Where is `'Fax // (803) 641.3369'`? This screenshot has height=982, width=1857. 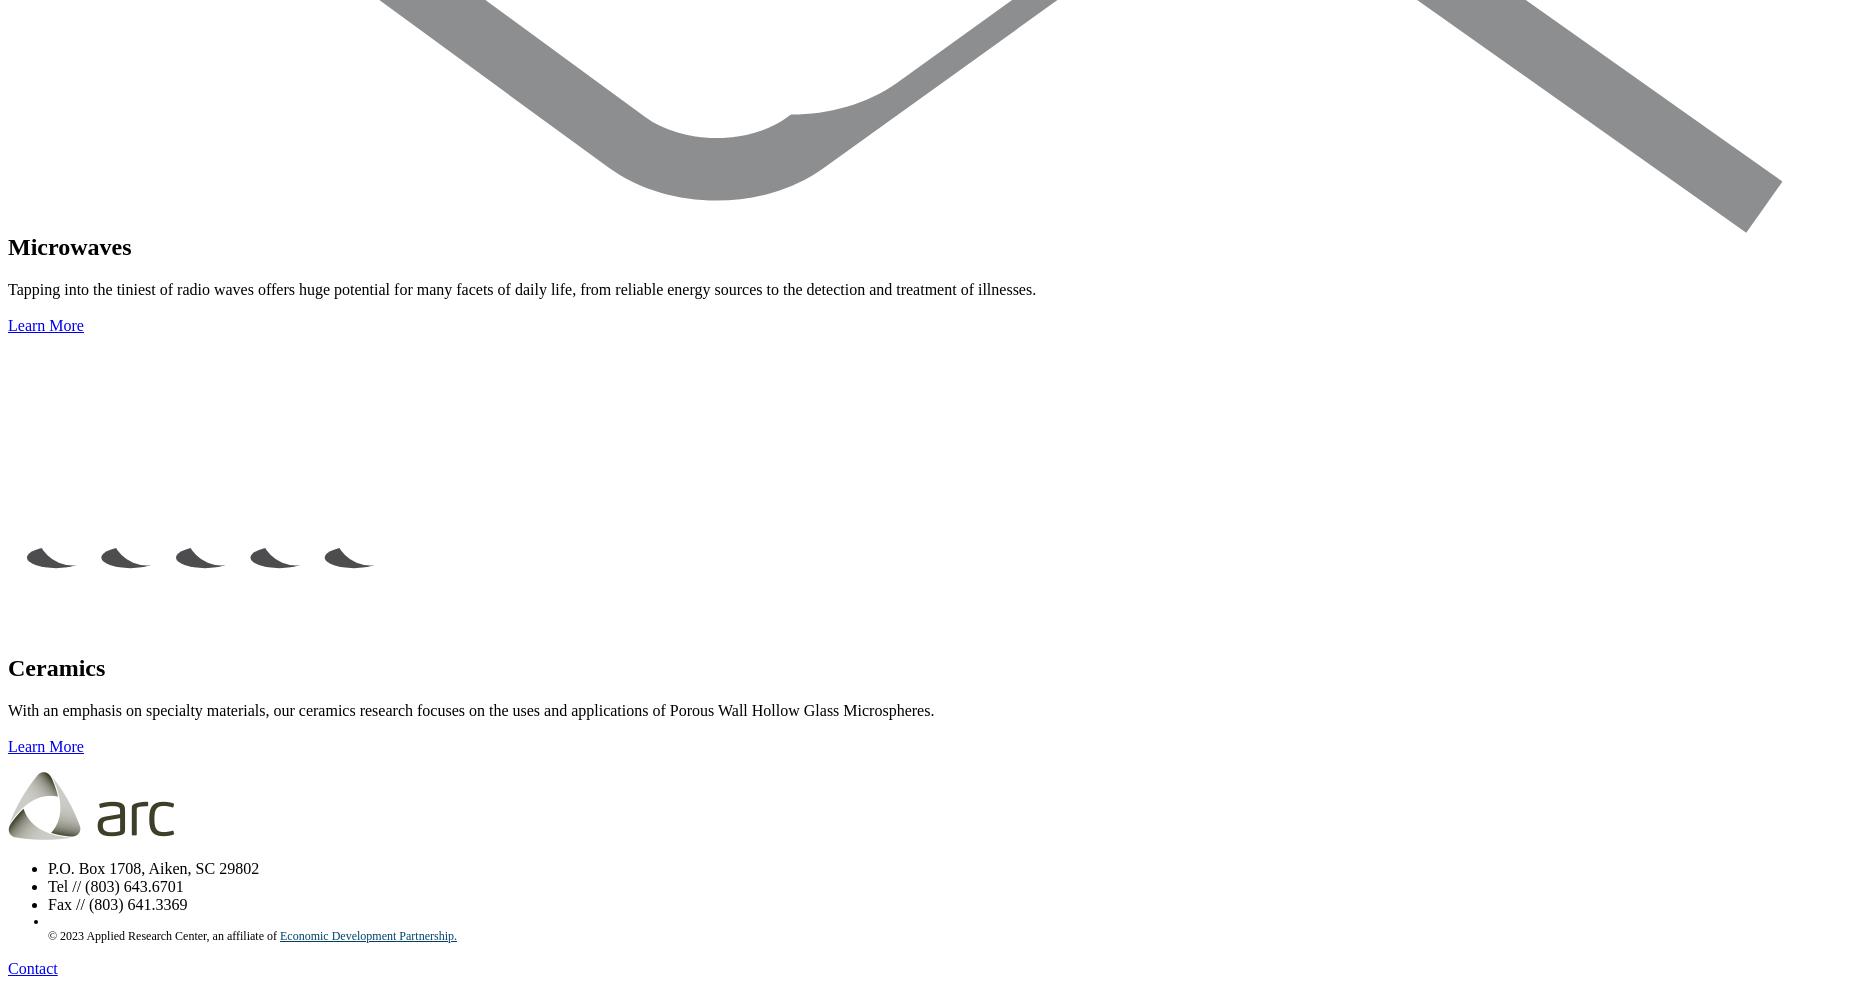 'Fax // (803) 641.3369' is located at coordinates (117, 903).